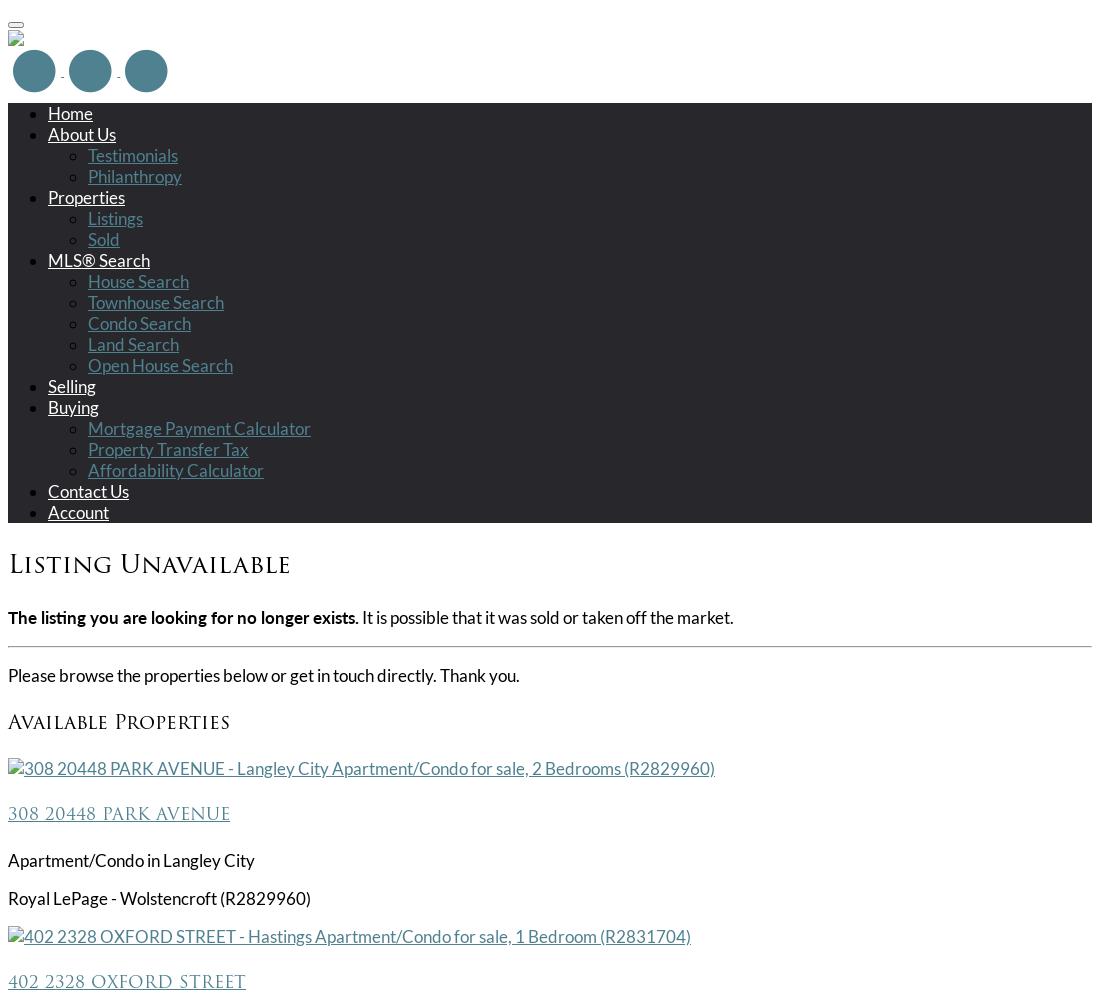 The width and height of the screenshot is (1100, 1003). I want to click on 'Apartment/Condo in Langley City', so click(131, 859).